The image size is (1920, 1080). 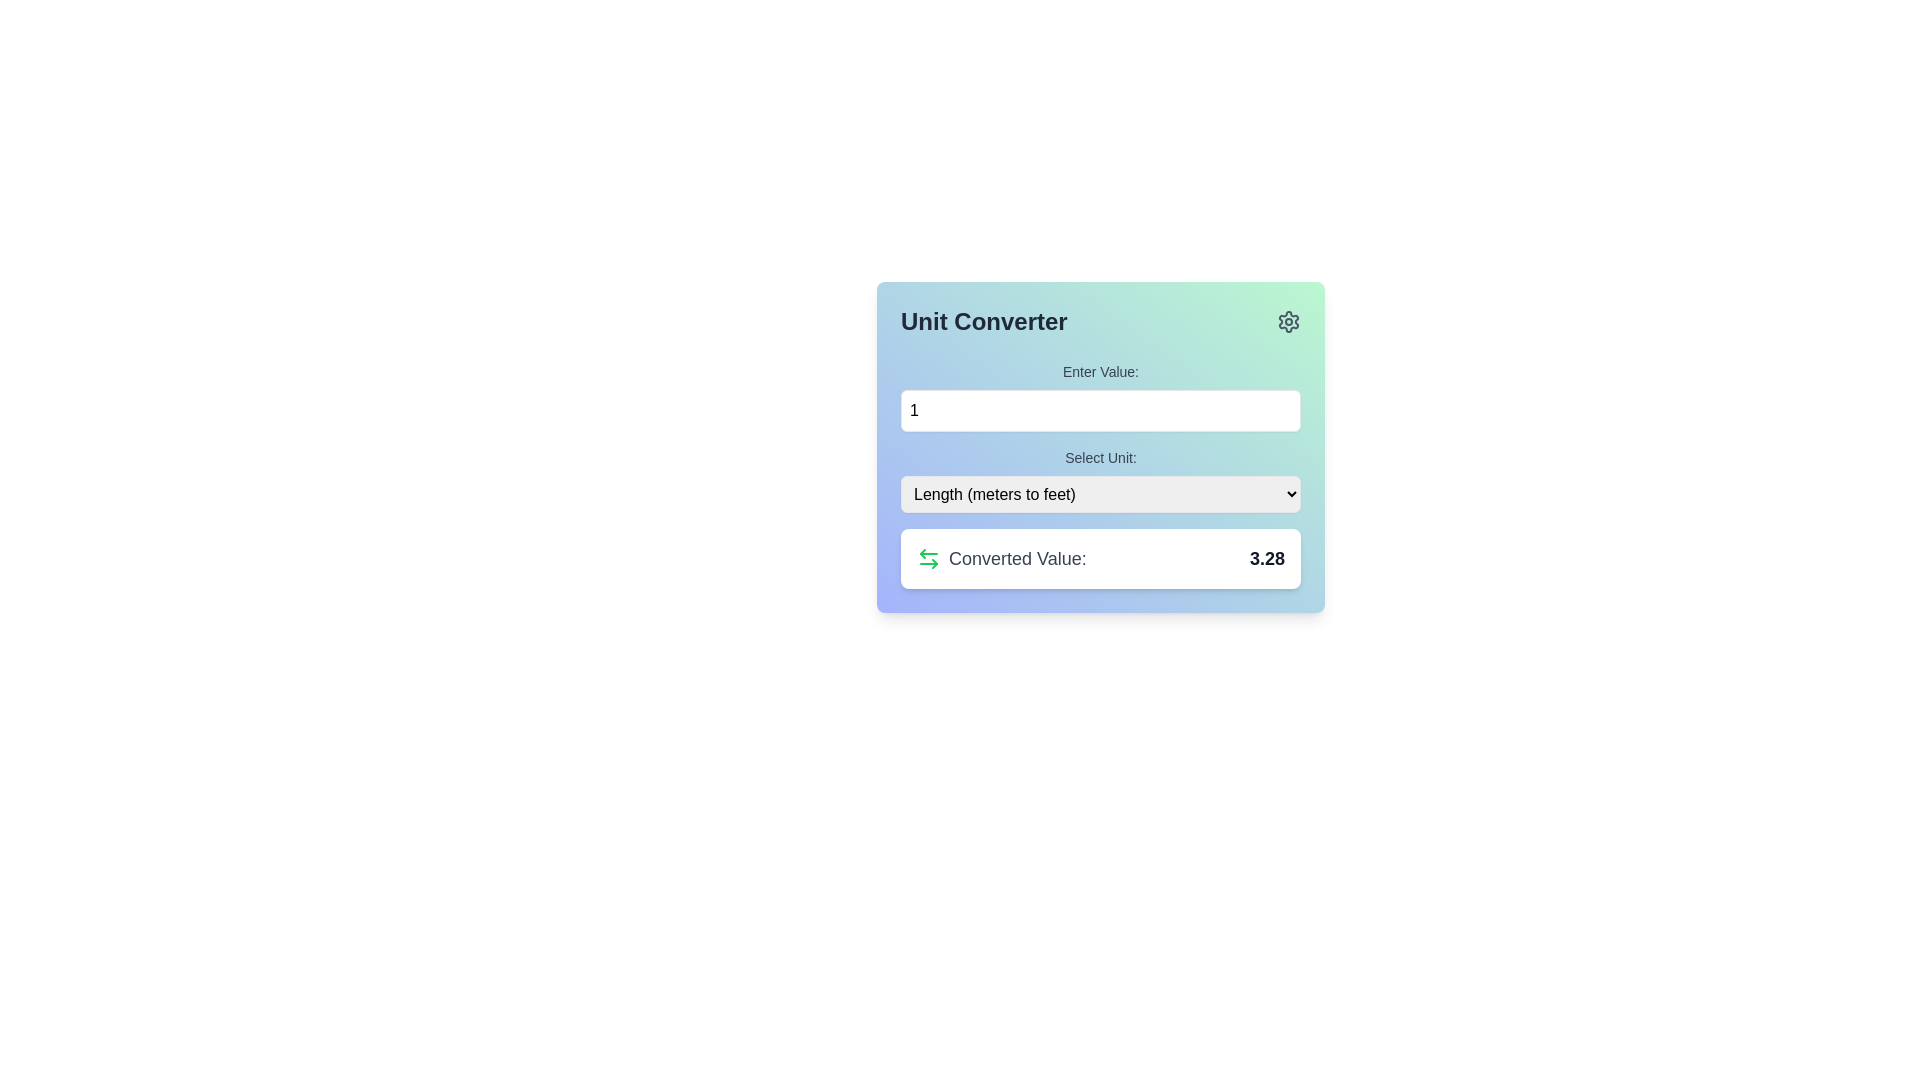 What do you see at coordinates (1017, 559) in the screenshot?
I see `the rightmost Text Label that identifies the converted value, positioned above the numeric display and adjacent to the green conversion arrows icon` at bounding box center [1017, 559].